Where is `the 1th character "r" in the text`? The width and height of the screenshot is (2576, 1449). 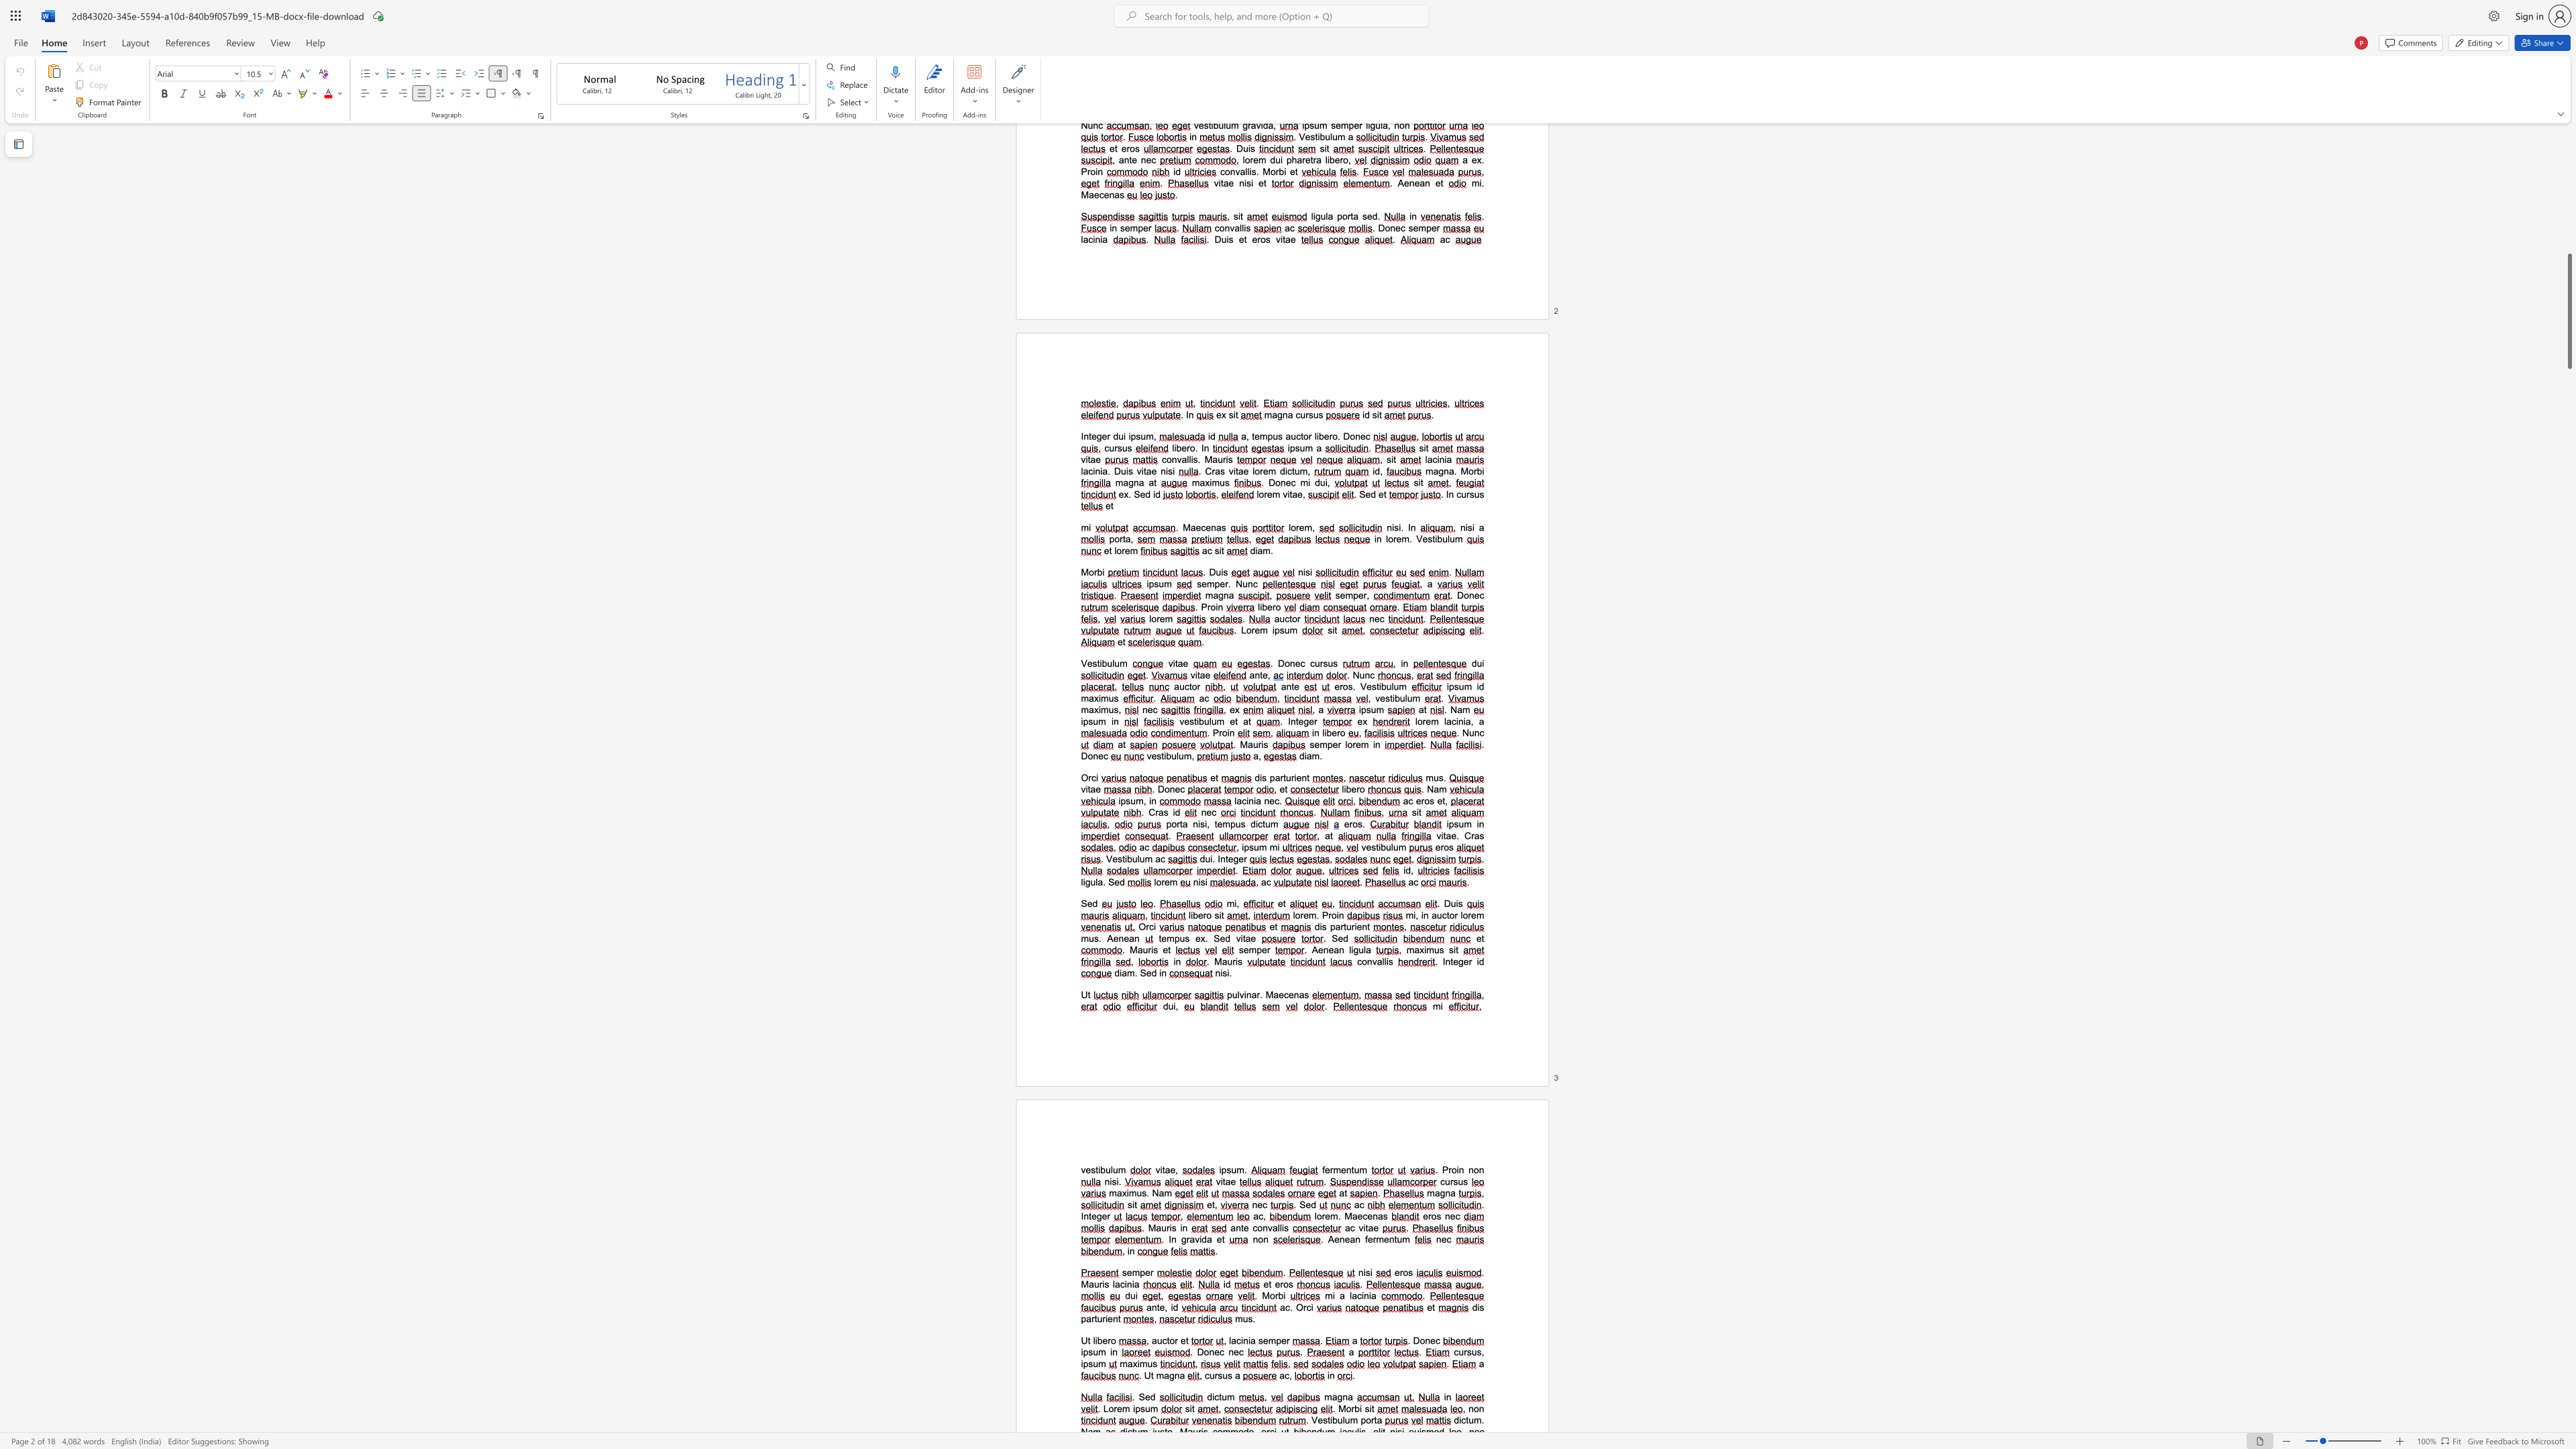 the 1th character "r" in the text is located at coordinates (1156, 812).